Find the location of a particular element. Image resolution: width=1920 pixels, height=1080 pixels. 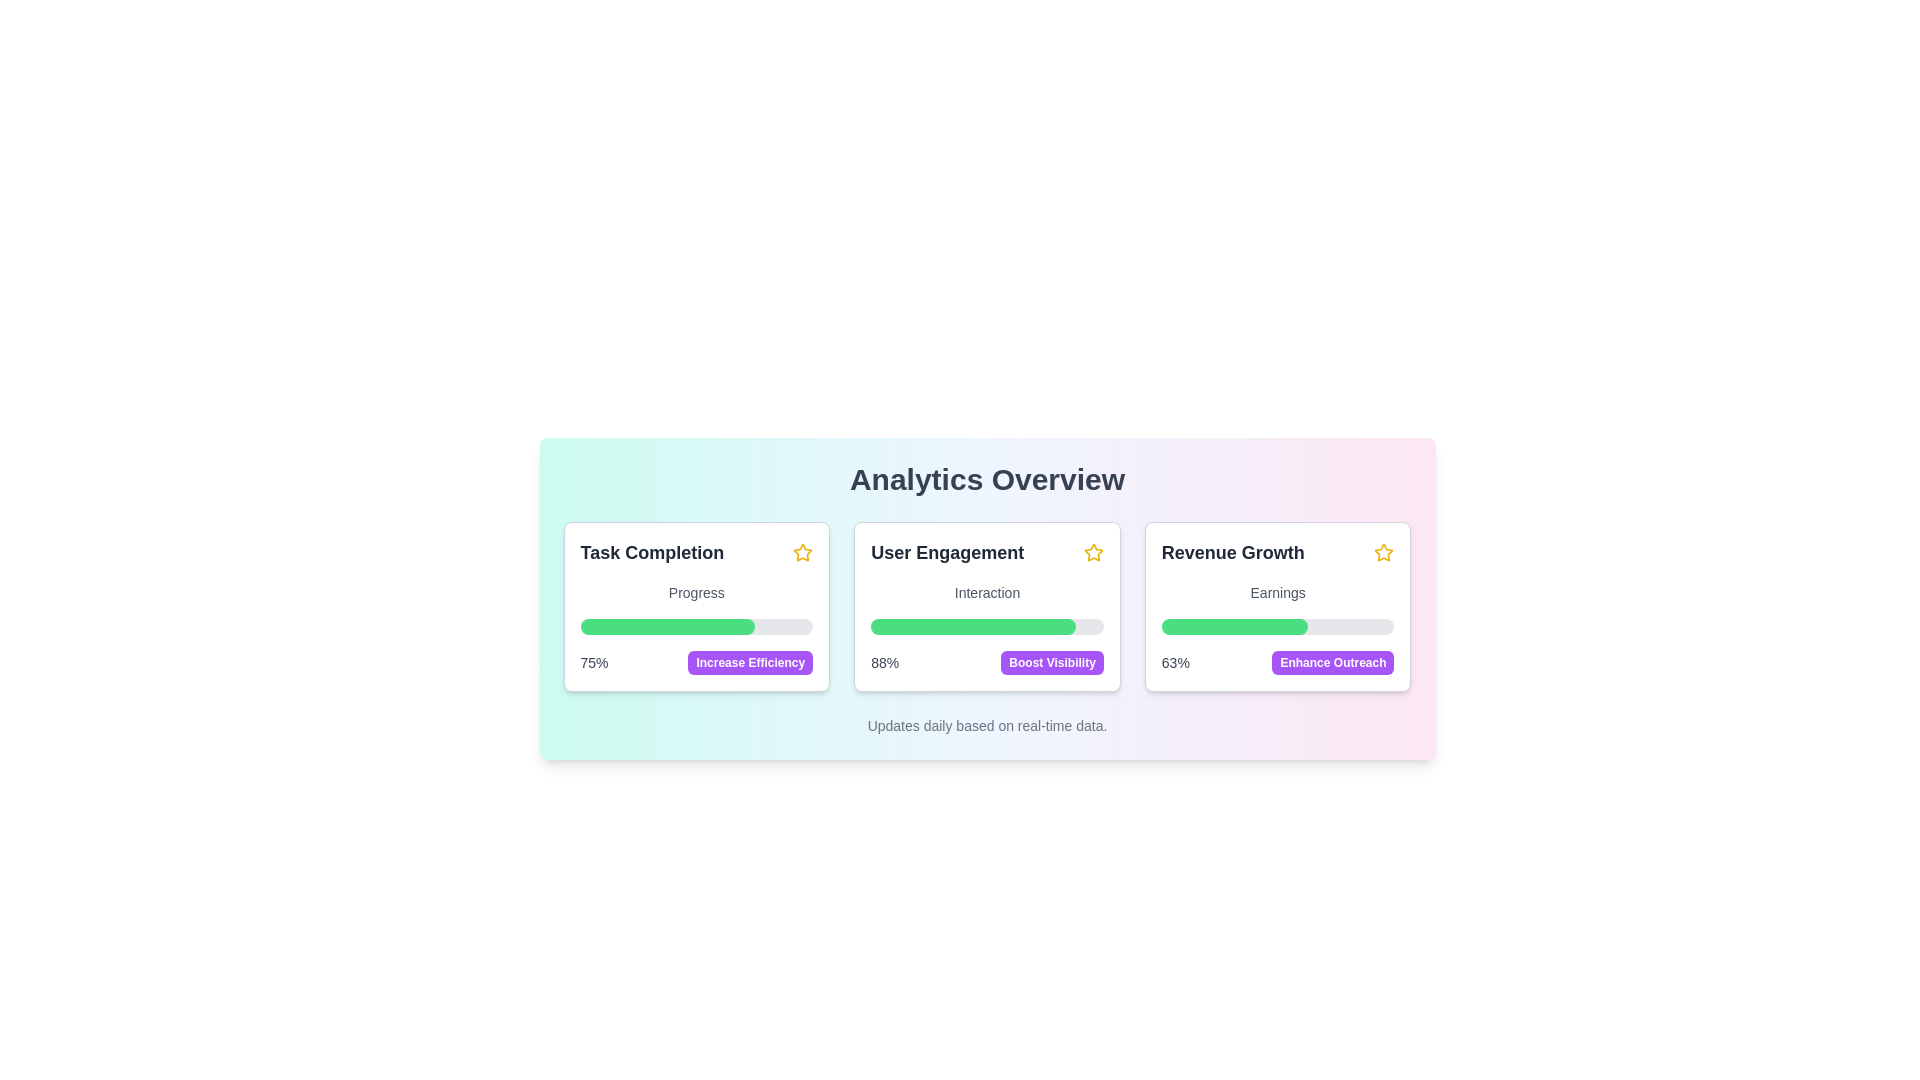

the horizontal progress bar within the 'Revenue Growth' card, which is styled with a gray background and a green bar indicating 63% progress is located at coordinates (1277, 626).